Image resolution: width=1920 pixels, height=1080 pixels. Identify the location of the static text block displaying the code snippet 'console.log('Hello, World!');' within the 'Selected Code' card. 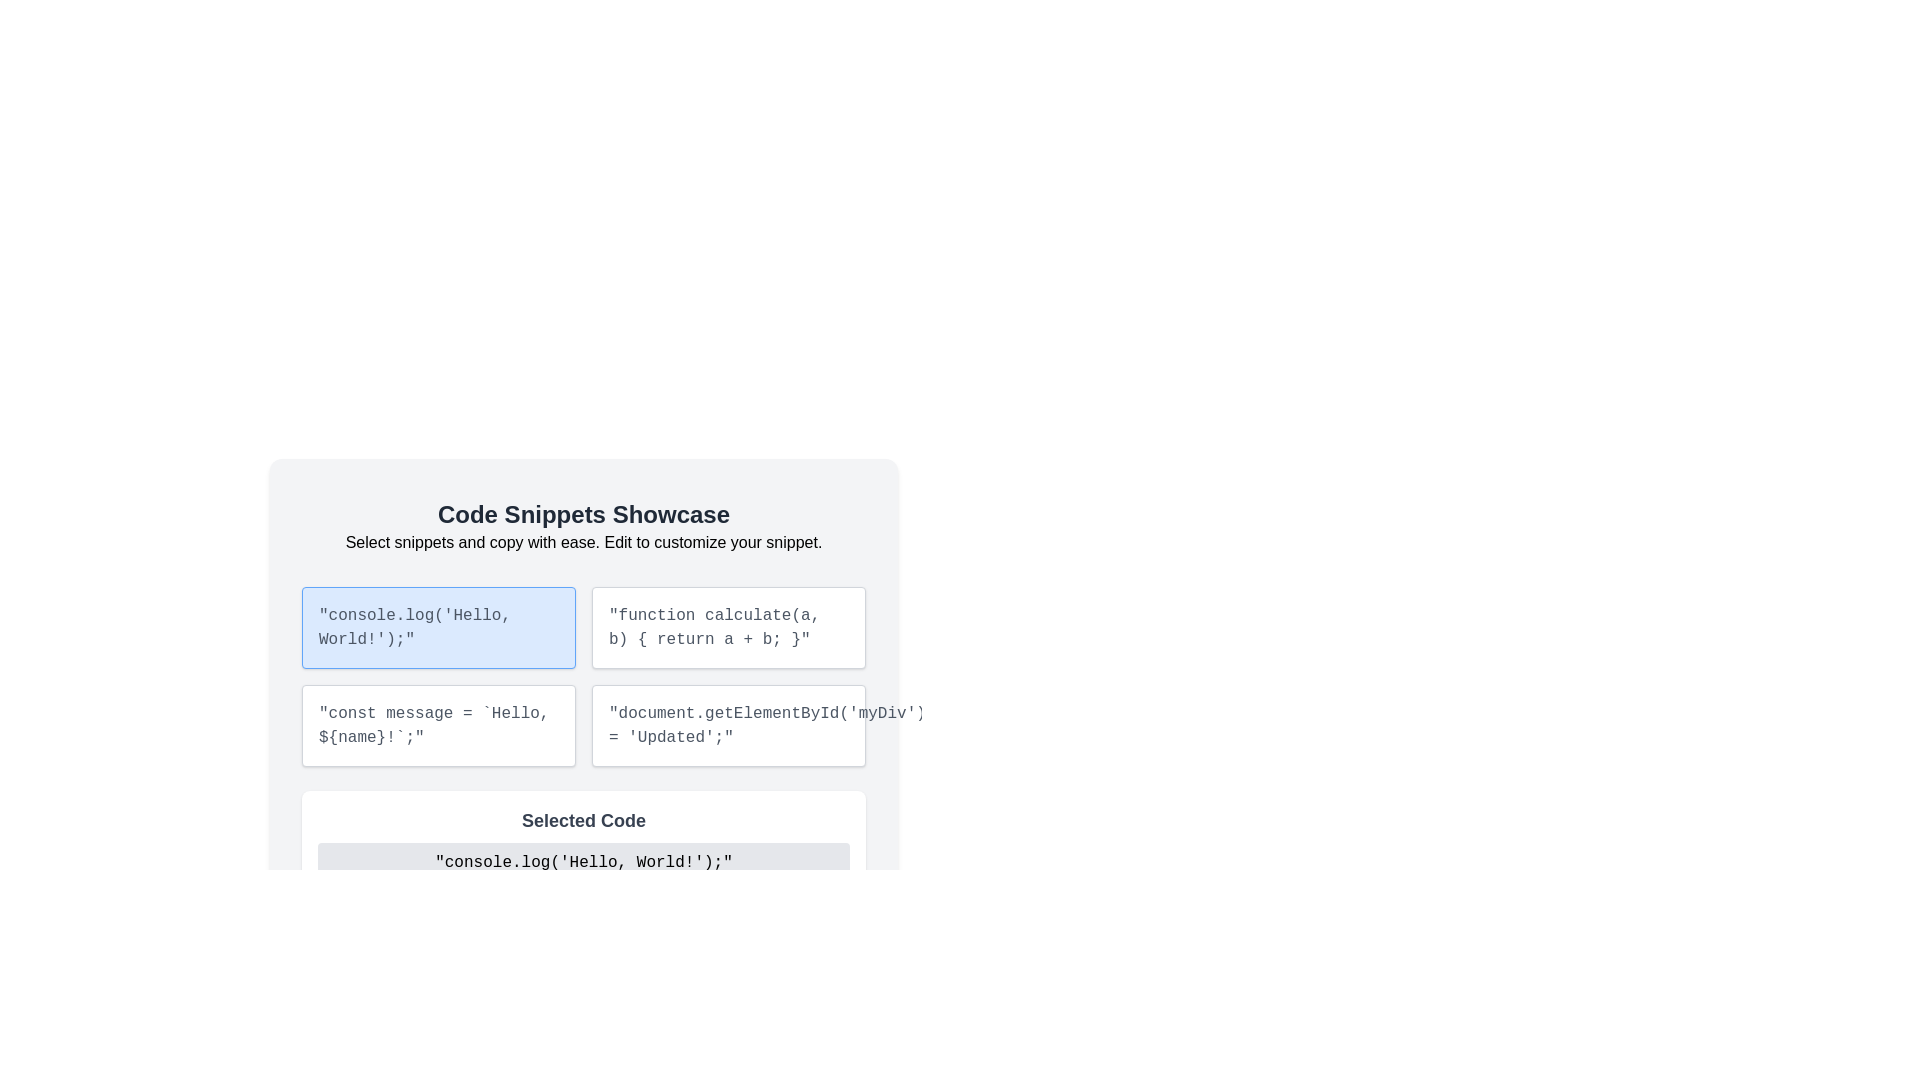
(583, 862).